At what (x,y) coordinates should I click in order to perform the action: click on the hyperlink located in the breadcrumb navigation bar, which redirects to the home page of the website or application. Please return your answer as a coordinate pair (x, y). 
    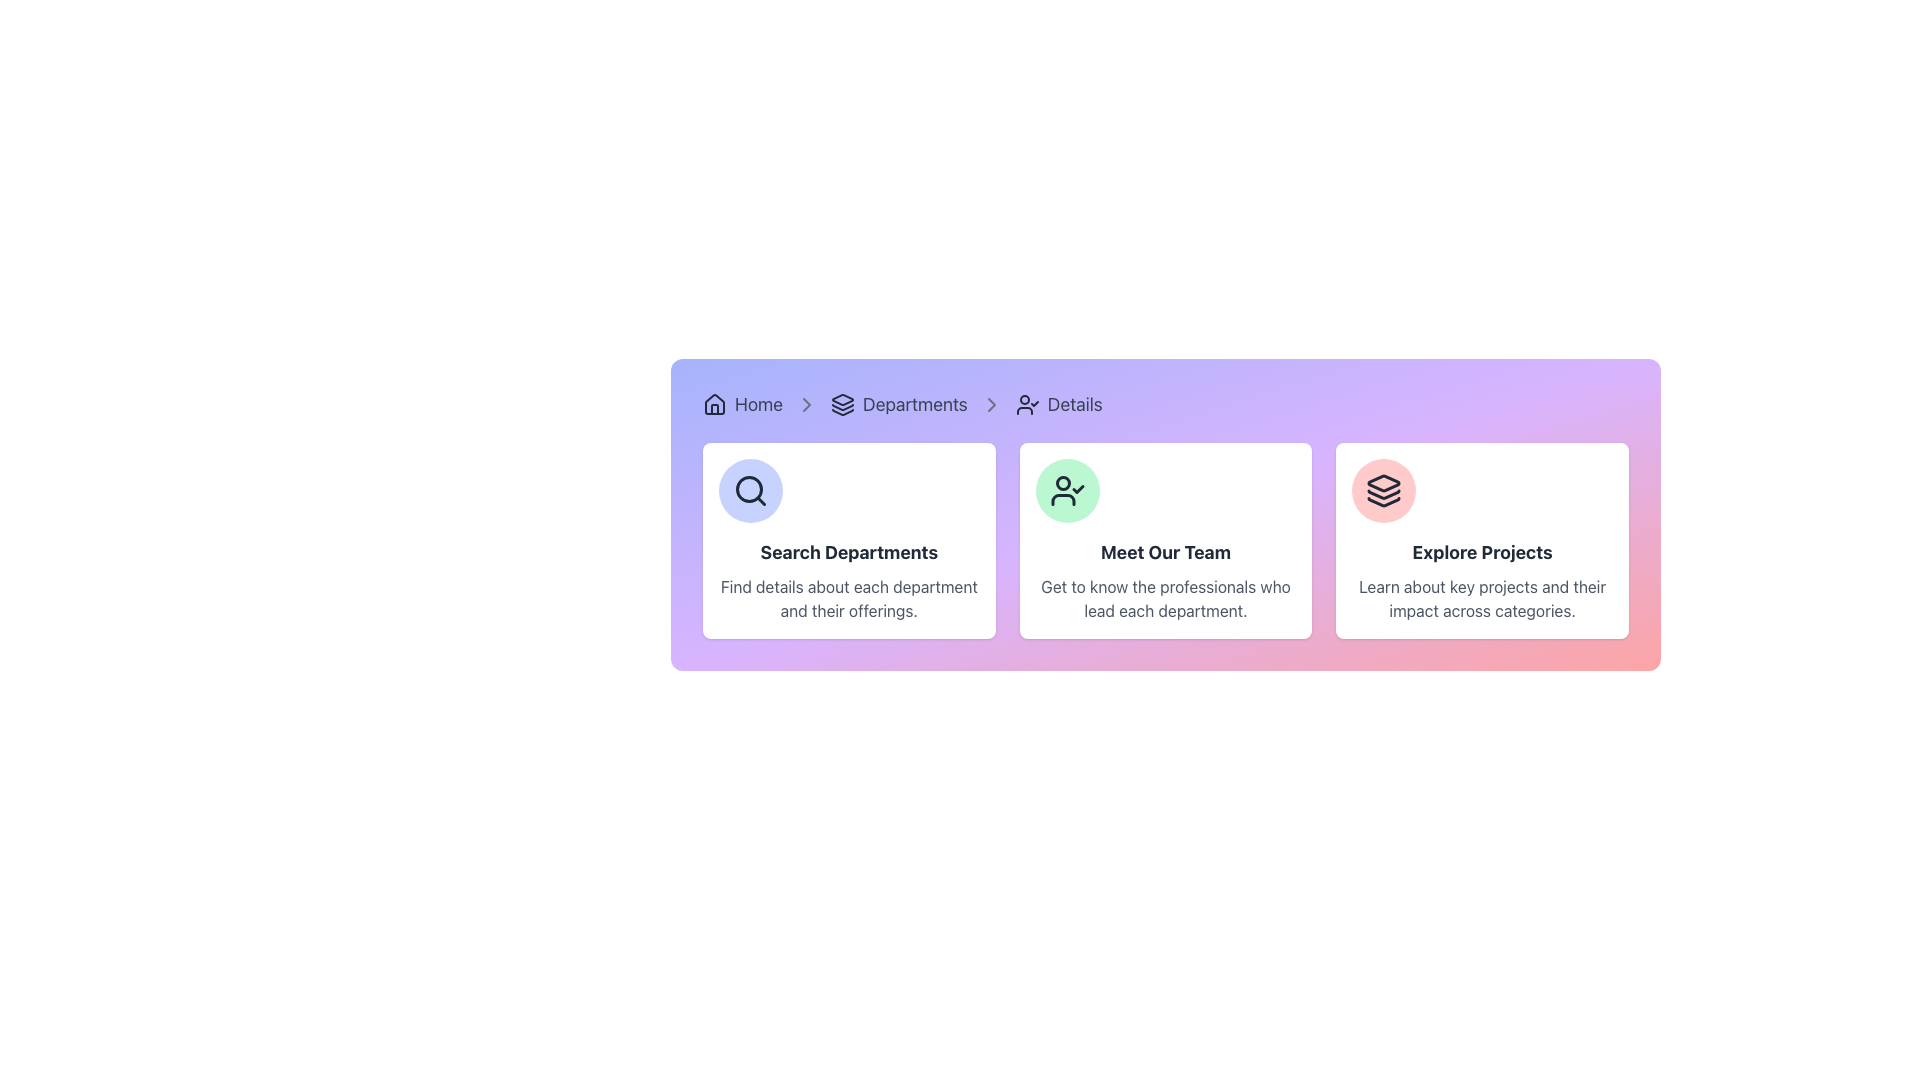
    Looking at the image, I should click on (757, 405).